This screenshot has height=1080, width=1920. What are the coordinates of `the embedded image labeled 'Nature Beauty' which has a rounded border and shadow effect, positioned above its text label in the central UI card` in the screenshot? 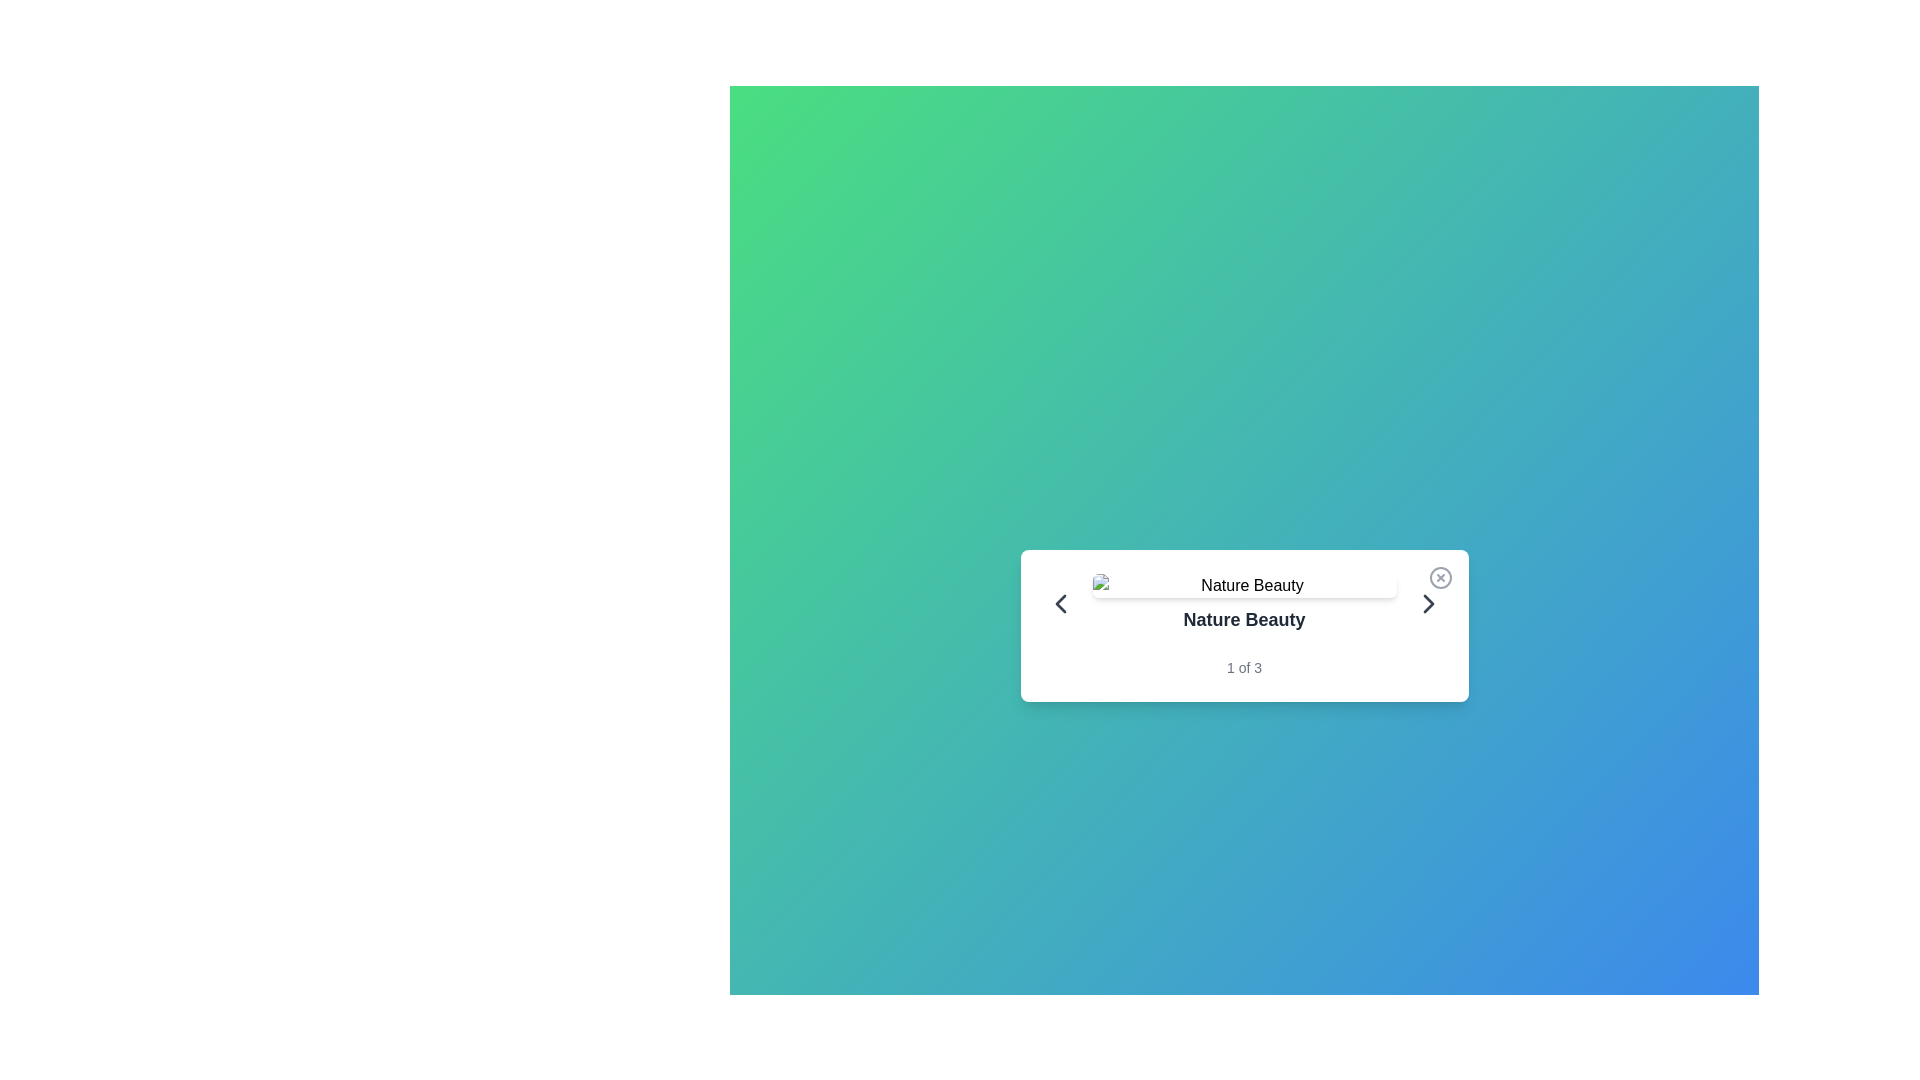 It's located at (1243, 585).